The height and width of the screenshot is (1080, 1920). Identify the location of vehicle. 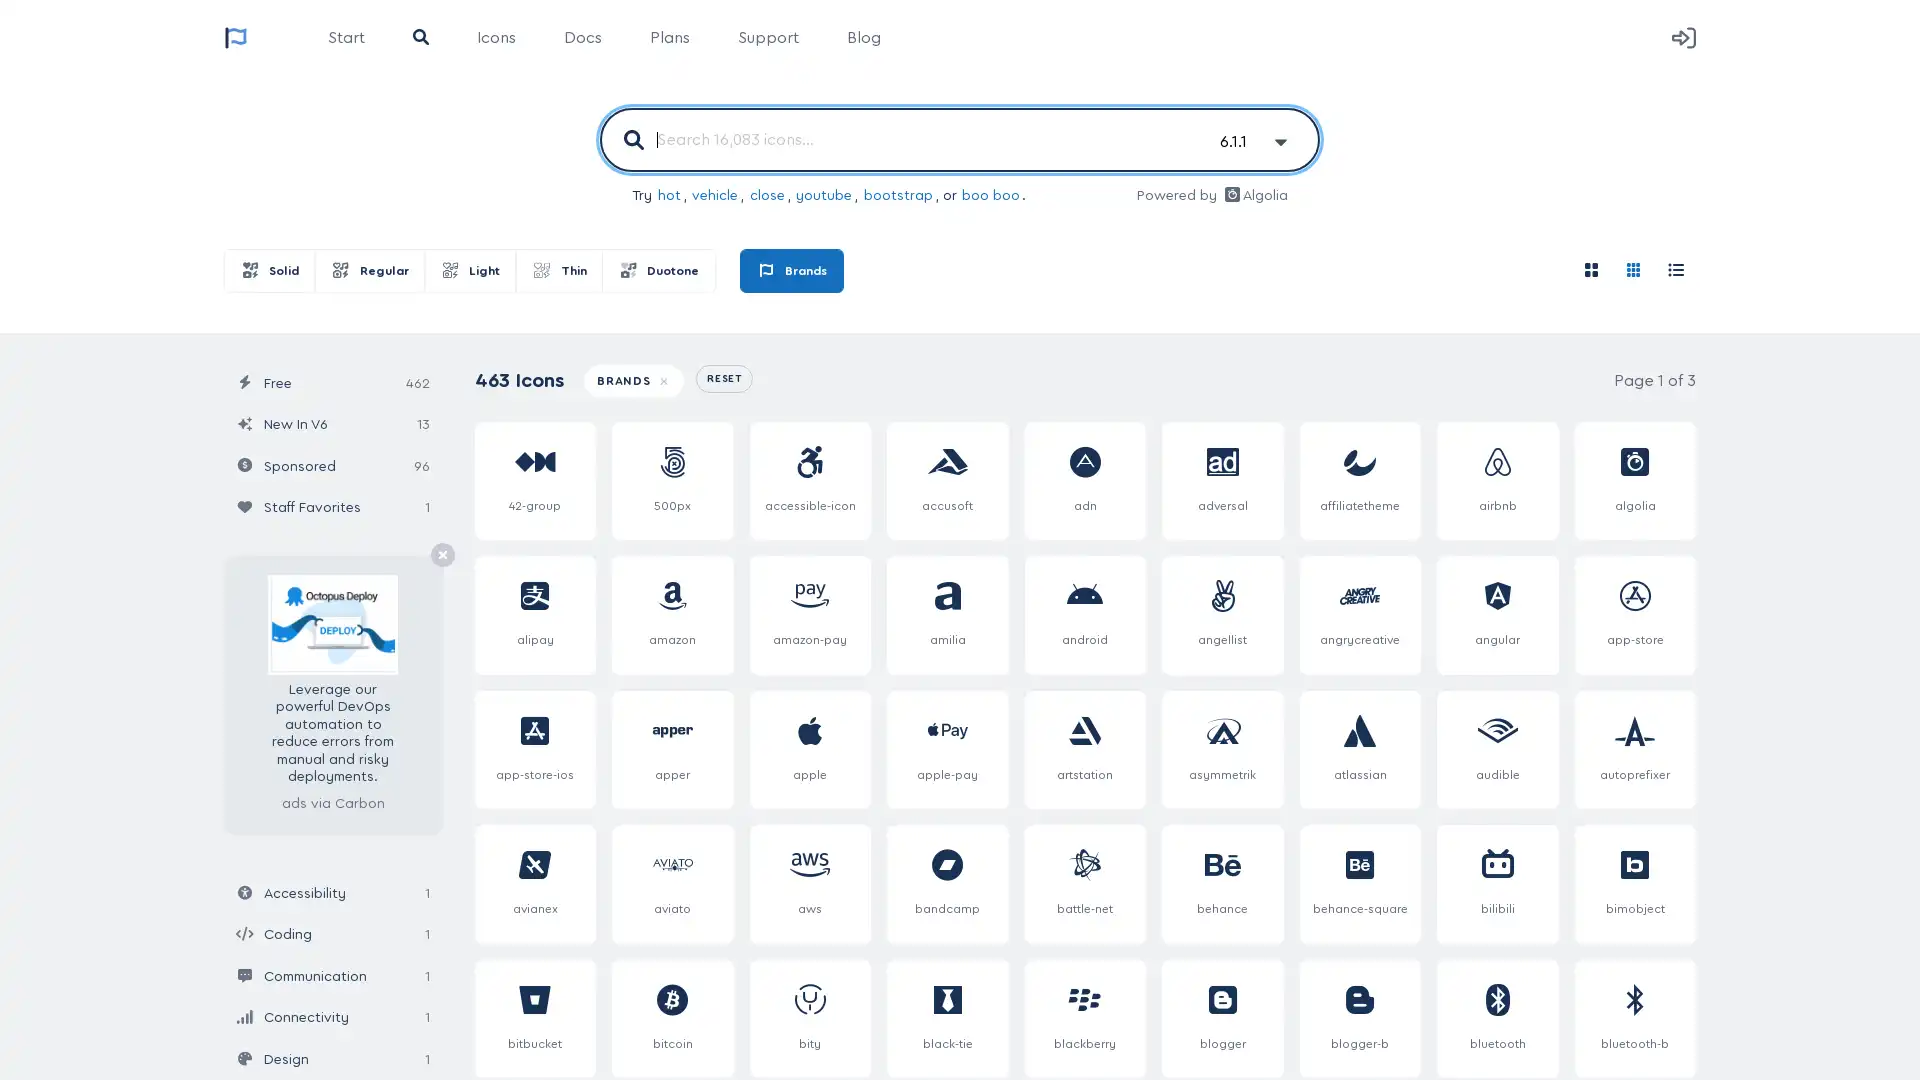
(715, 196).